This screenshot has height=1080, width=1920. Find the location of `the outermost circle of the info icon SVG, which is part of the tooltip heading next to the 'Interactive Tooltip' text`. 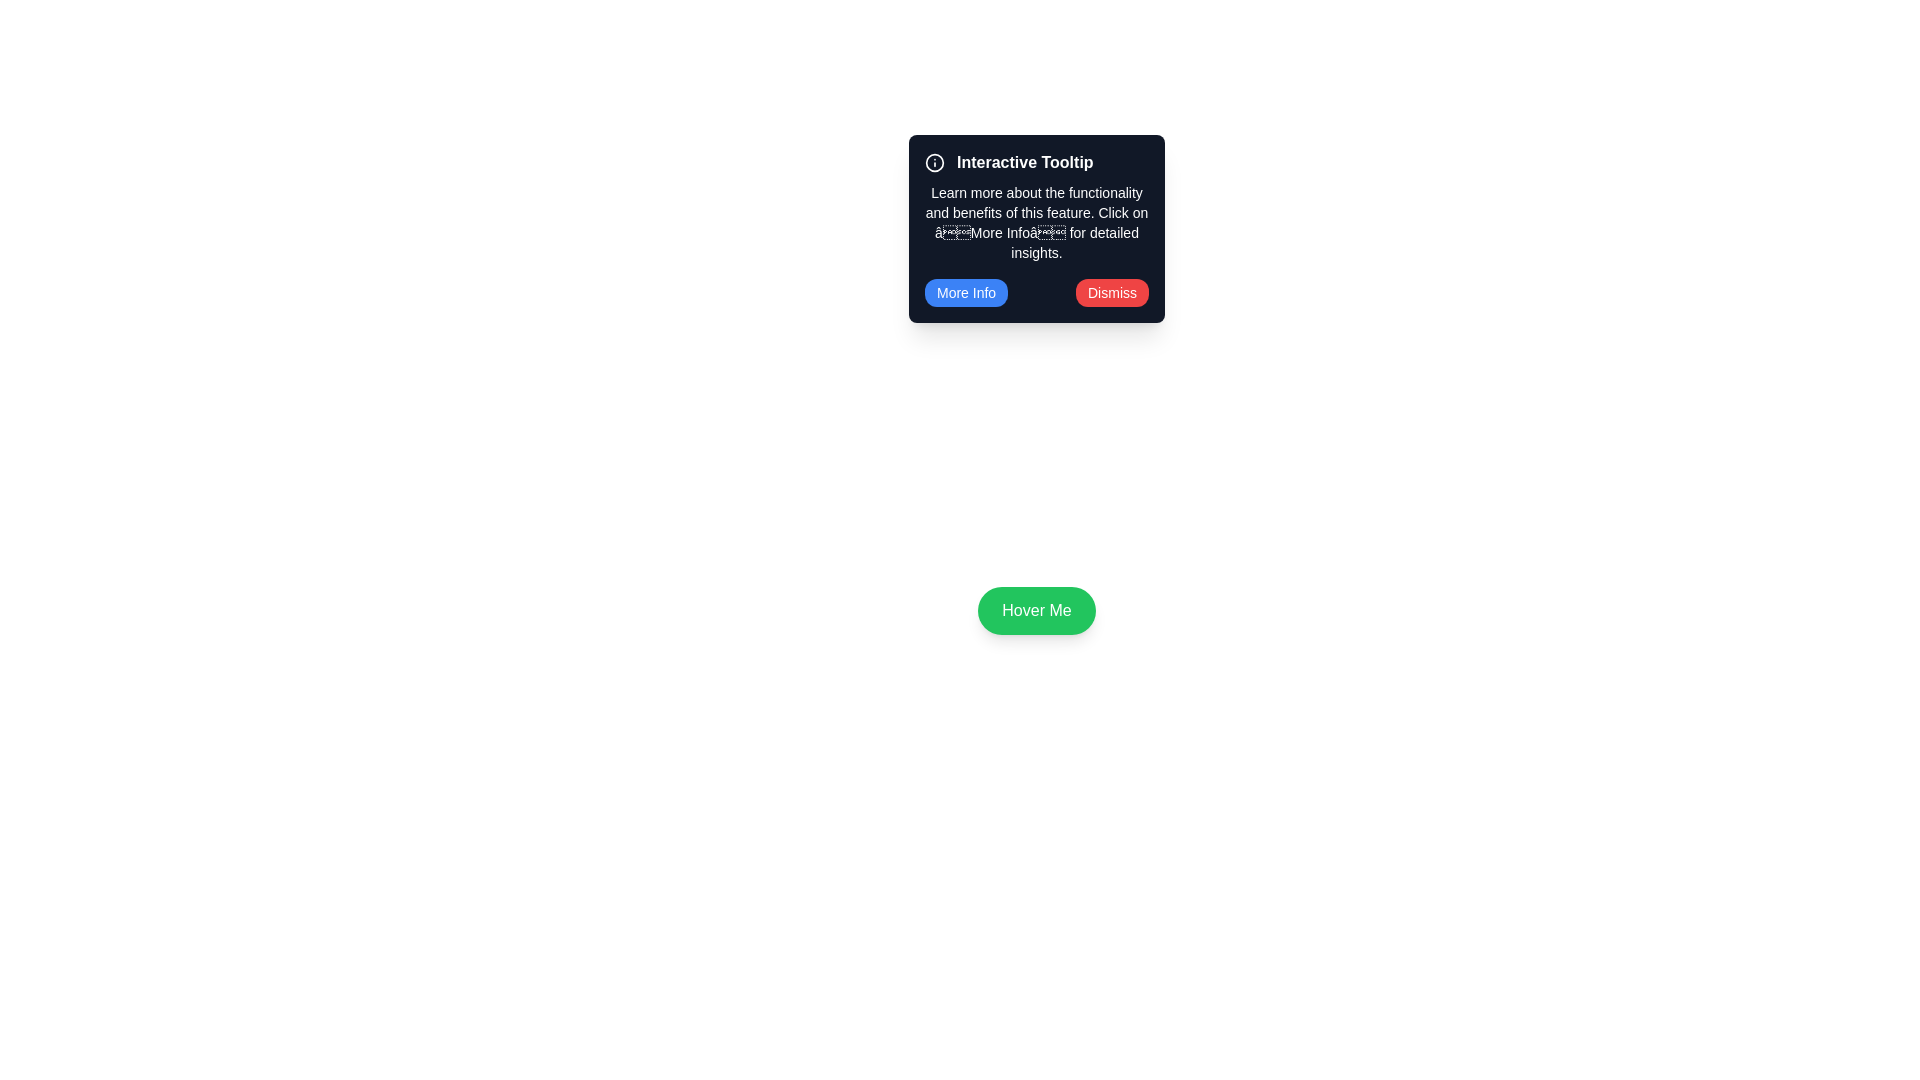

the outermost circle of the info icon SVG, which is part of the tooltip heading next to the 'Interactive Tooltip' text is located at coordinates (934, 161).